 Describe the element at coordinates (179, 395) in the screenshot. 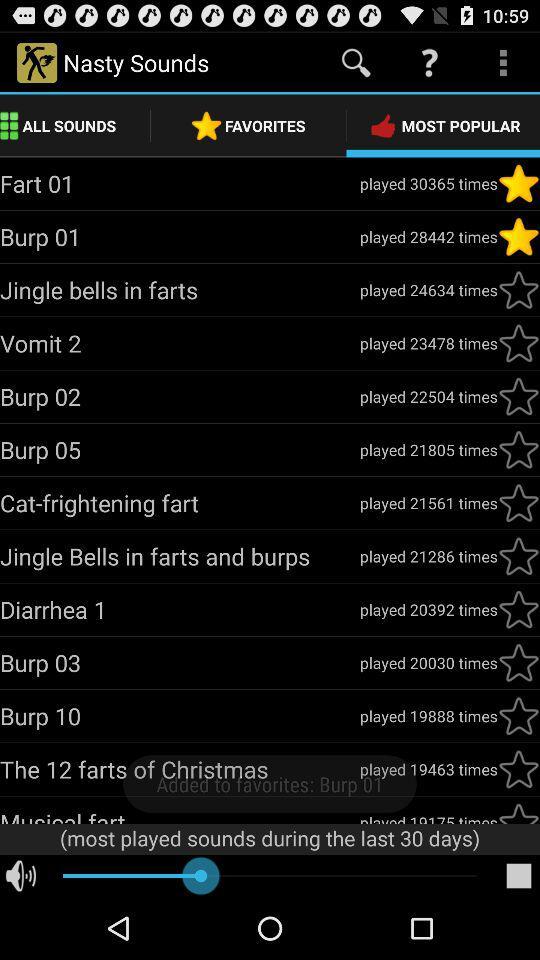

I see `burp 02` at that location.